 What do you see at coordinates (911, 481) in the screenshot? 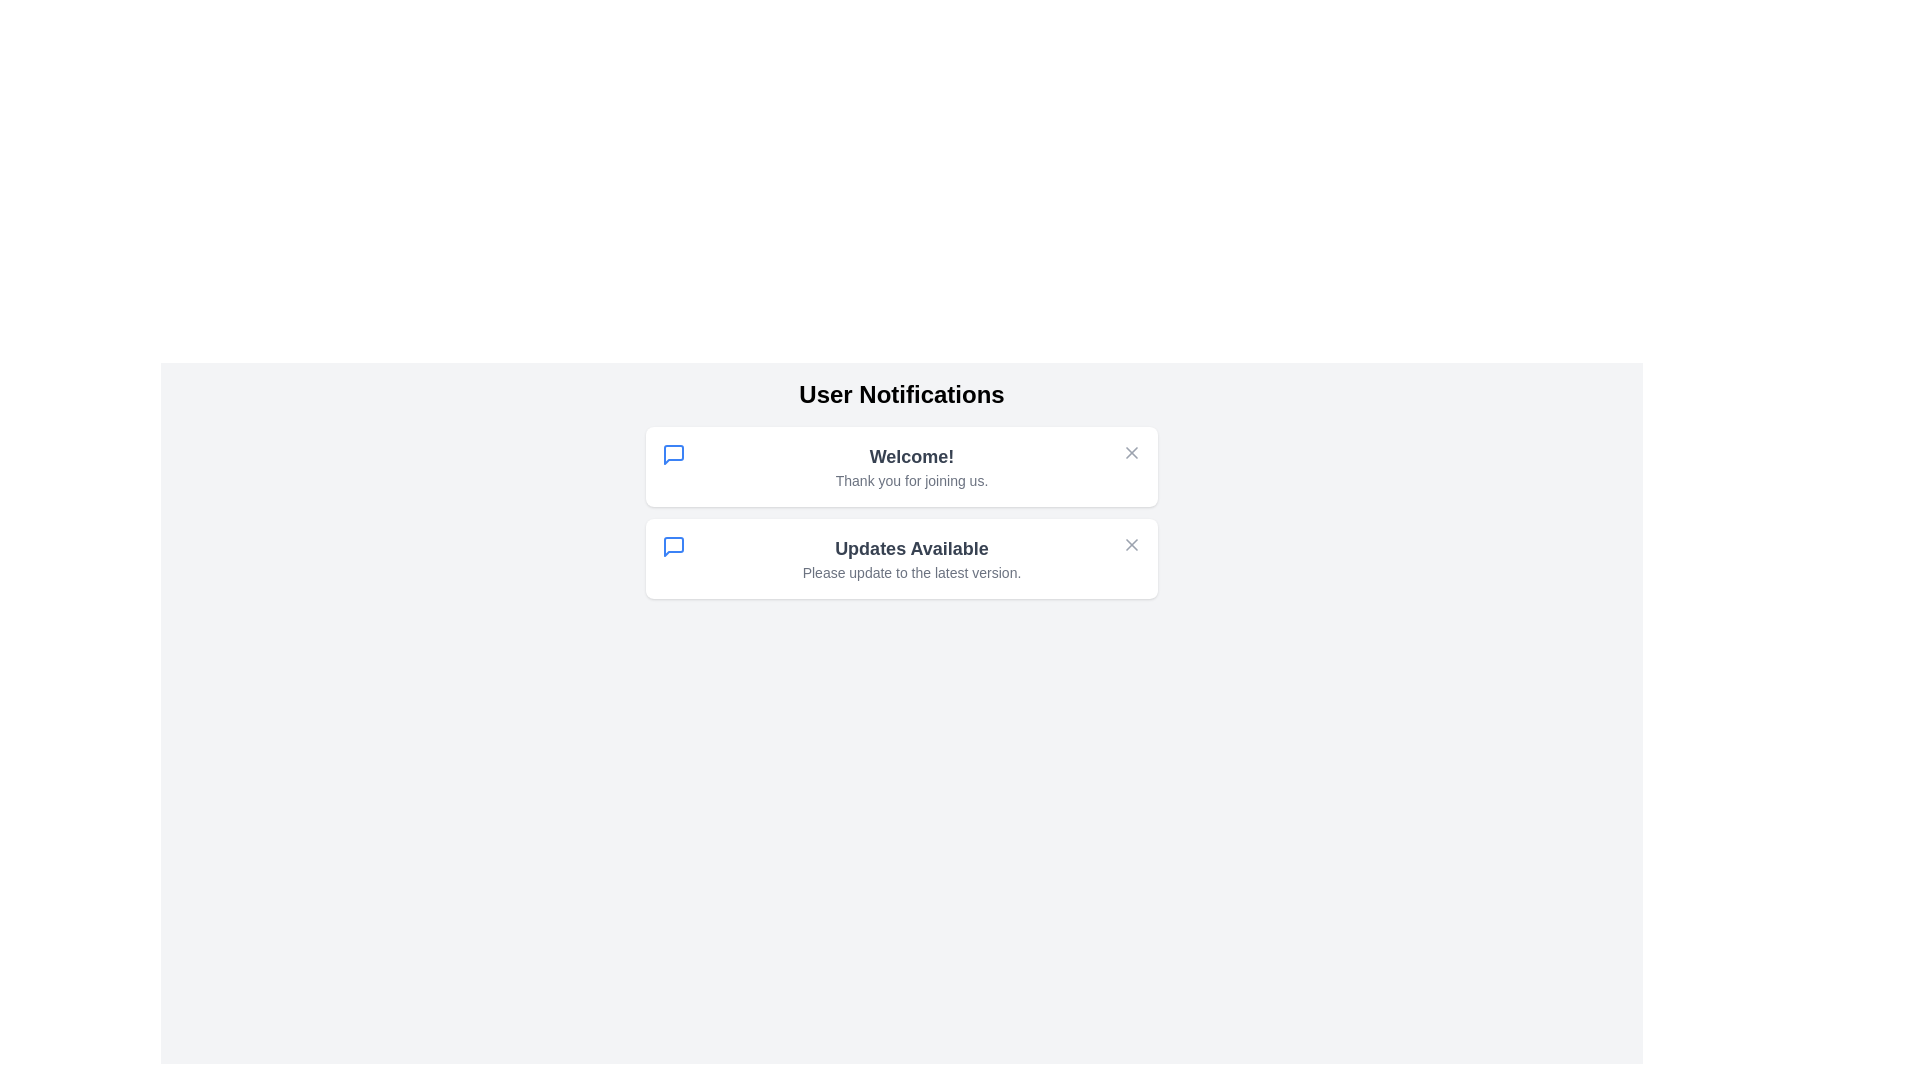
I see `the text label providing supplementary information below the 'Welcome!' title in the notification card` at bounding box center [911, 481].